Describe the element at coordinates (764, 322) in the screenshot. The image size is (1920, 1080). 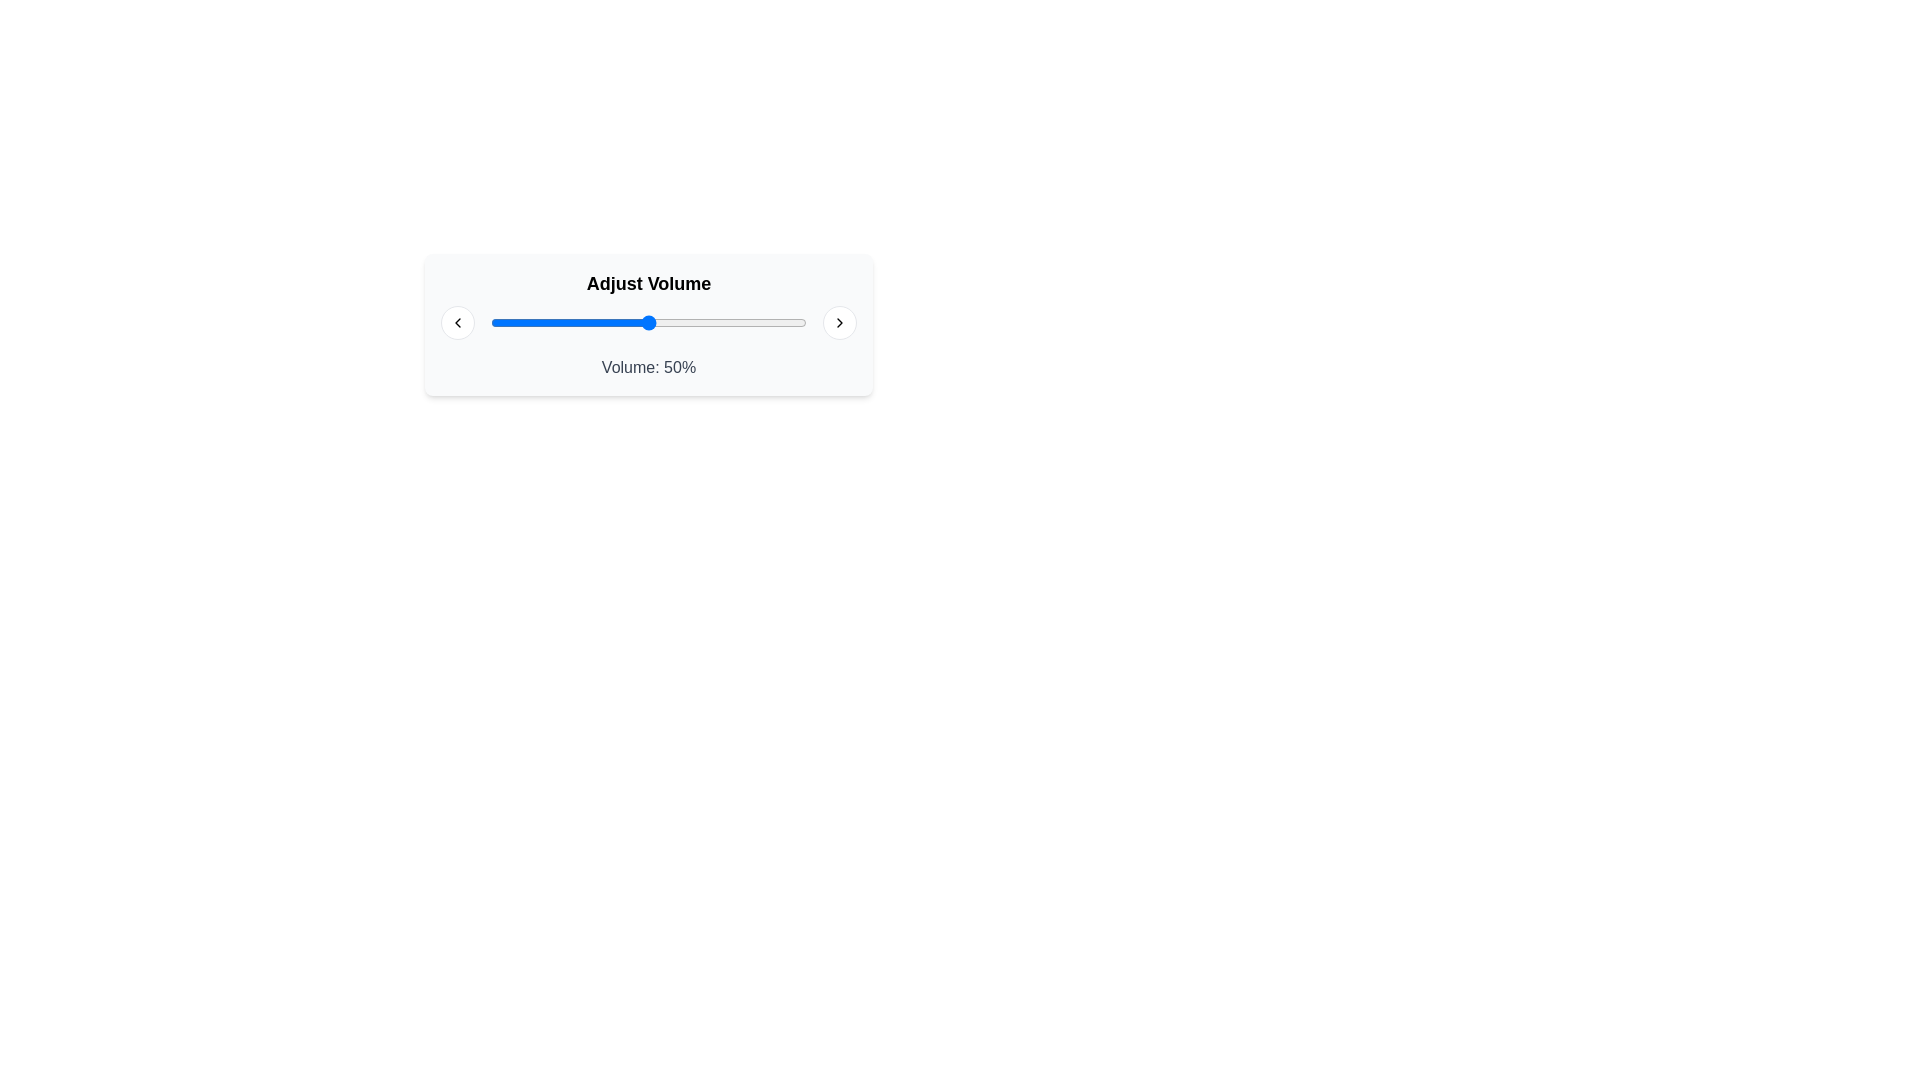
I see `the slider` at that location.